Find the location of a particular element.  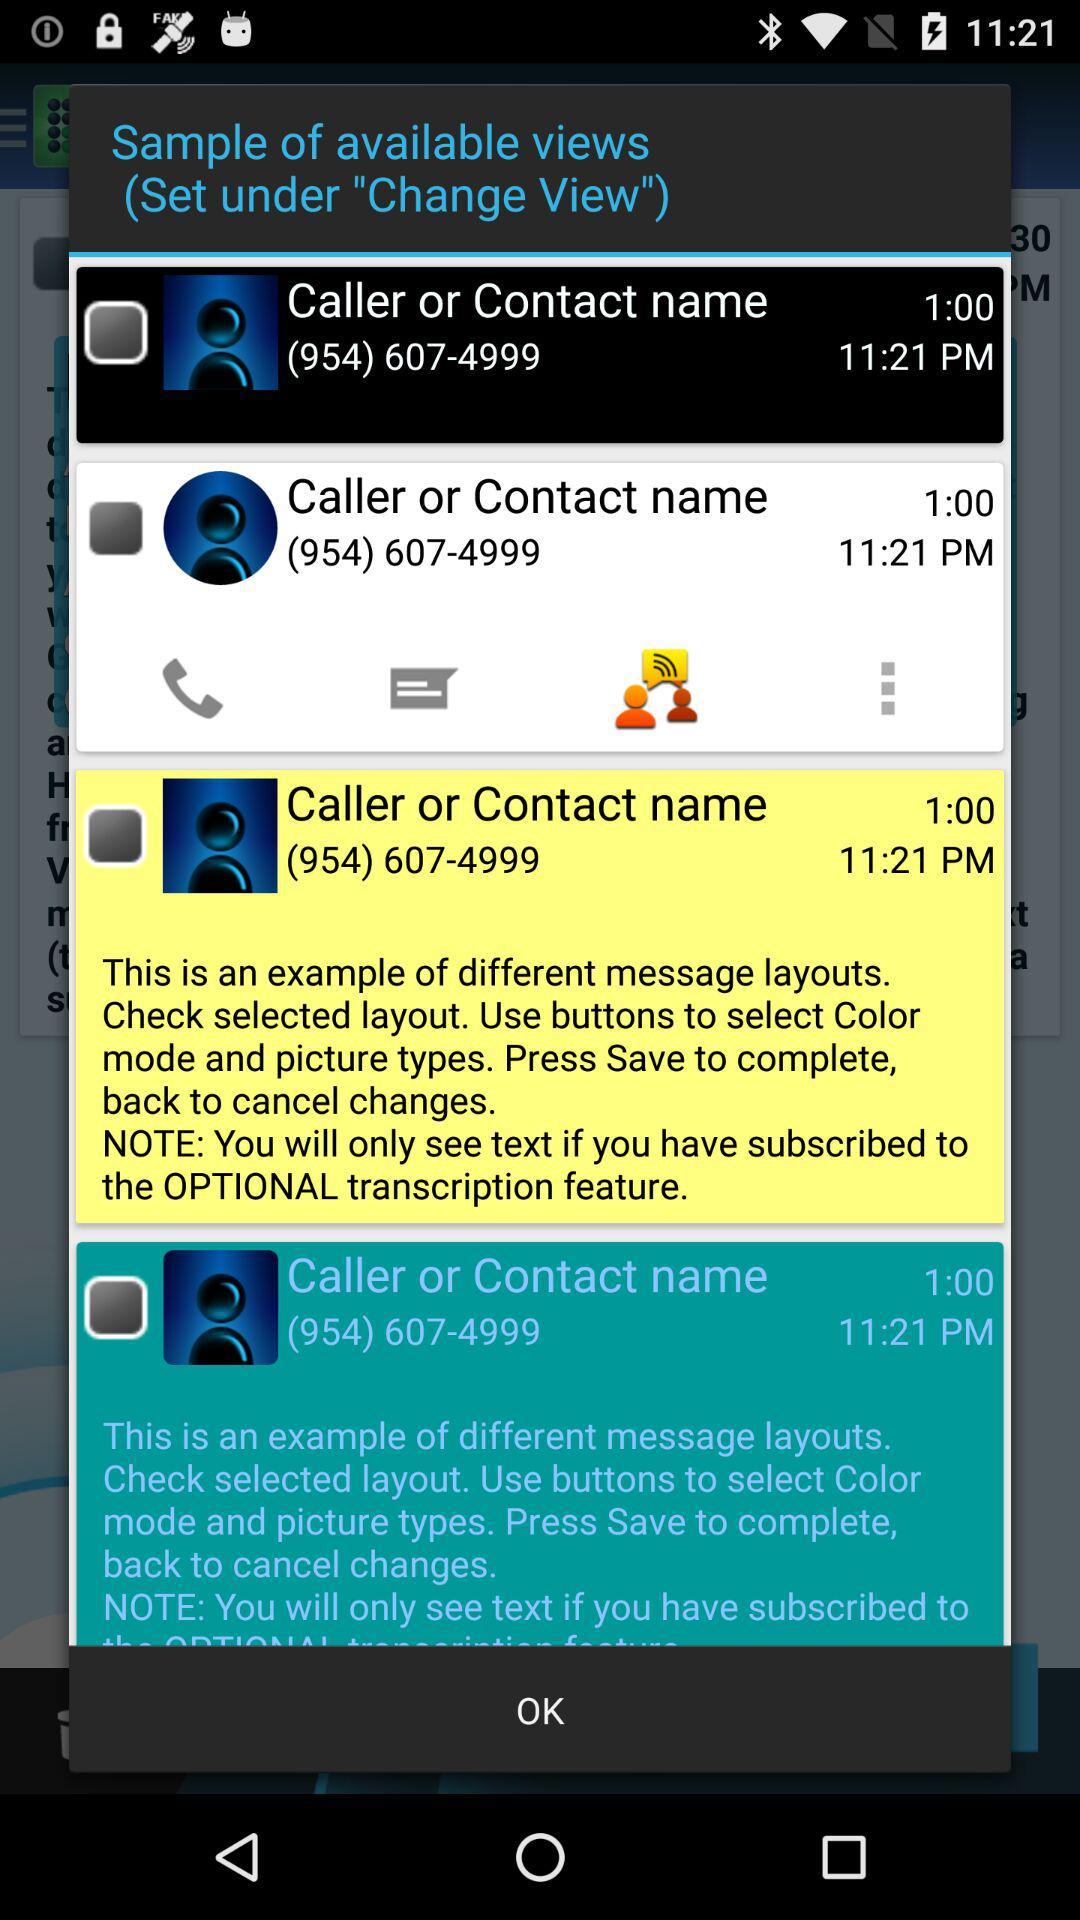

icon above the caller or contact app is located at coordinates (886, 688).